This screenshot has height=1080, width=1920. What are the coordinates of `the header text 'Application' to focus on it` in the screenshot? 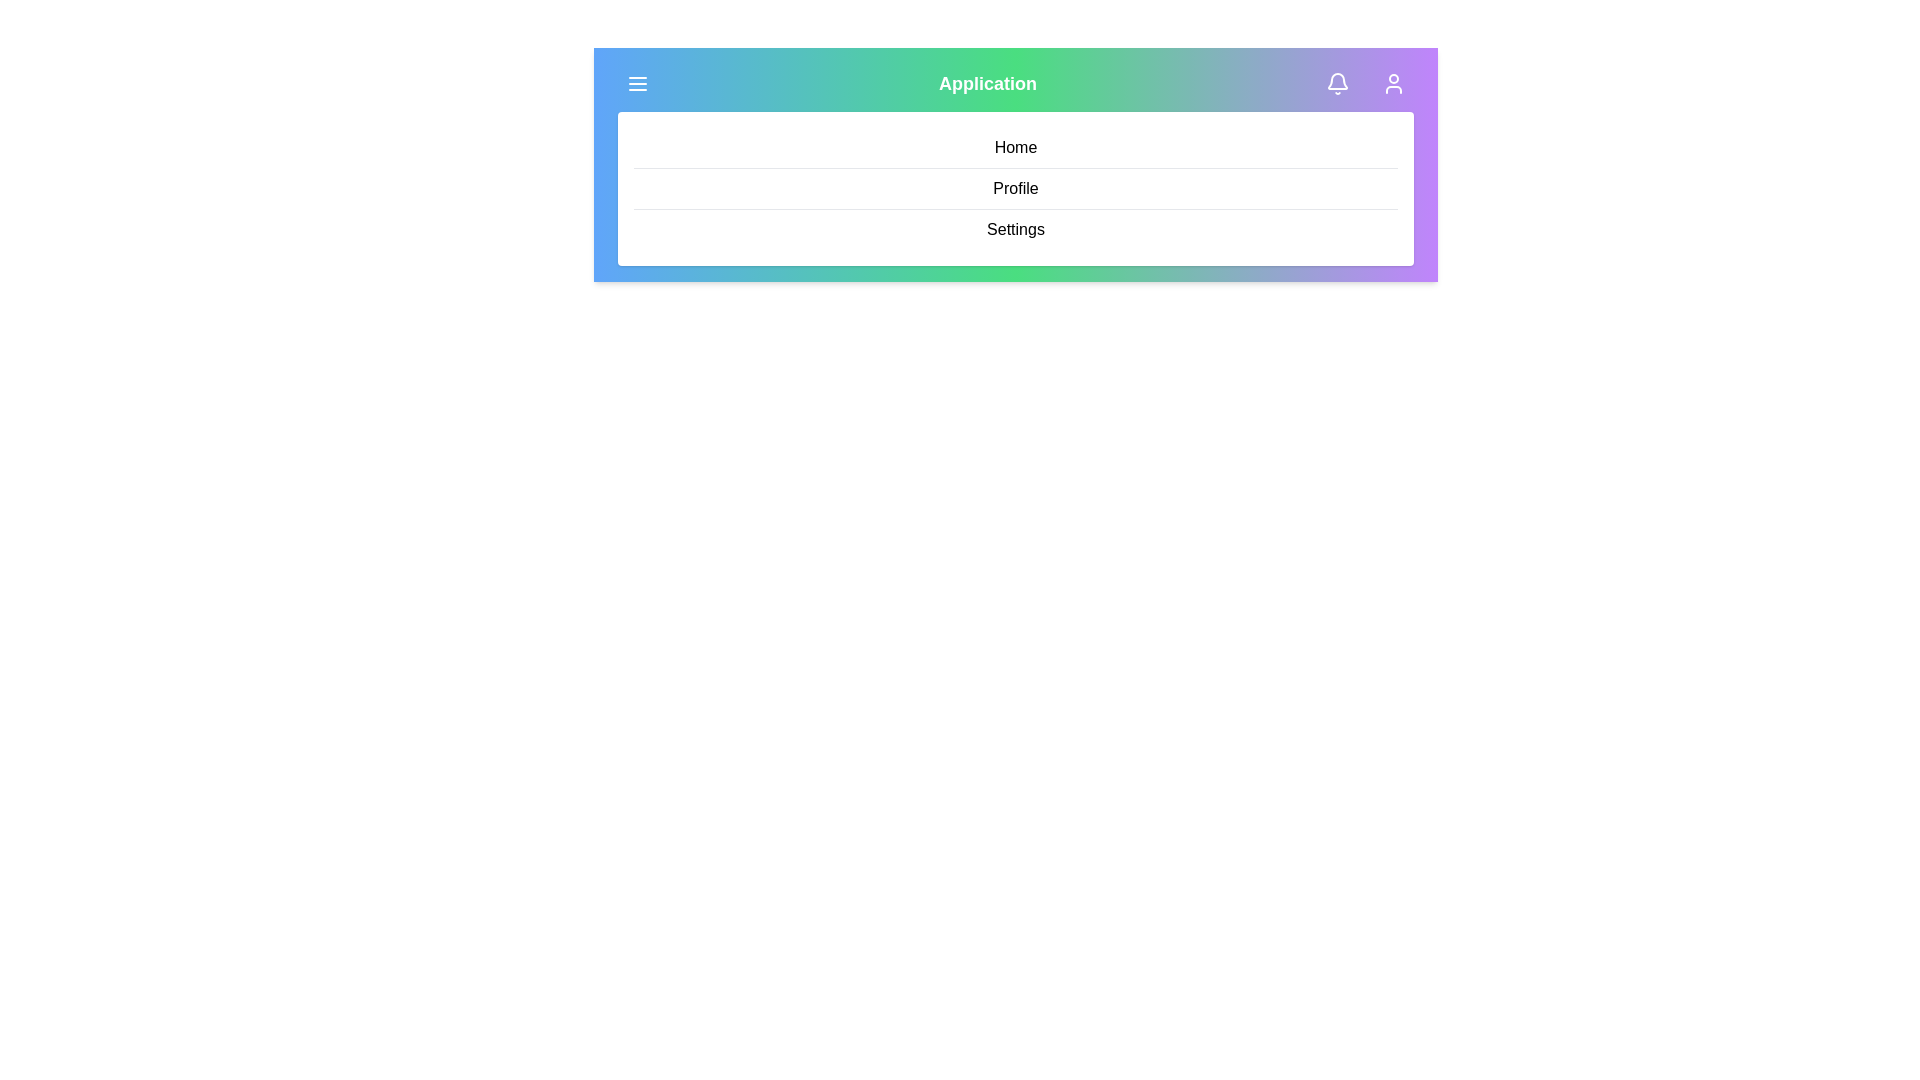 It's located at (988, 83).